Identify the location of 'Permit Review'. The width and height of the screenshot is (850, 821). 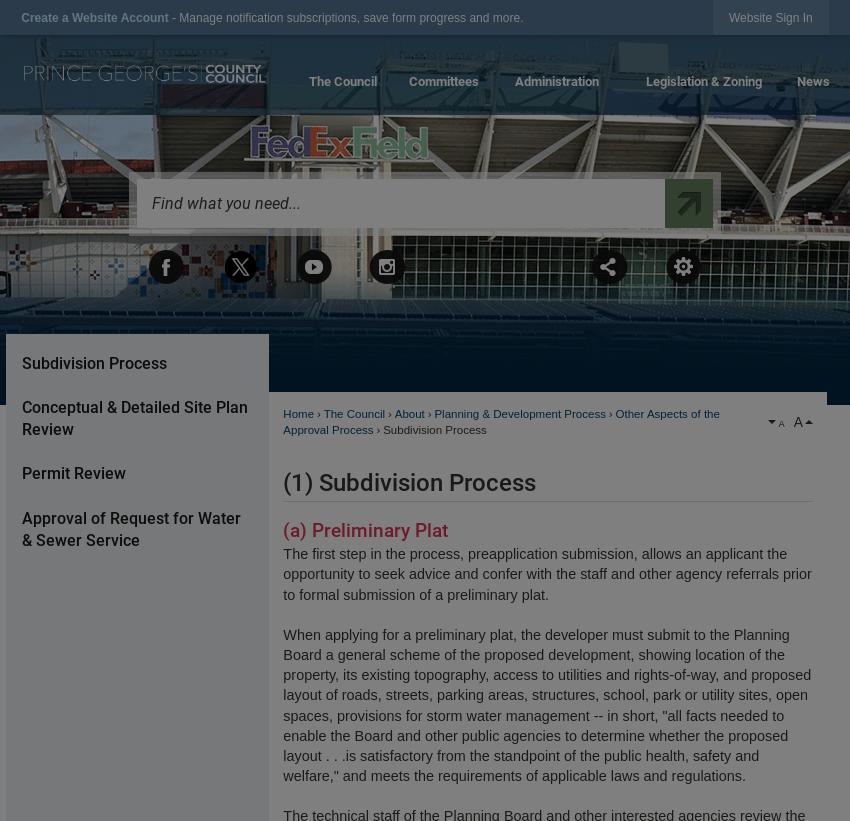
(73, 472).